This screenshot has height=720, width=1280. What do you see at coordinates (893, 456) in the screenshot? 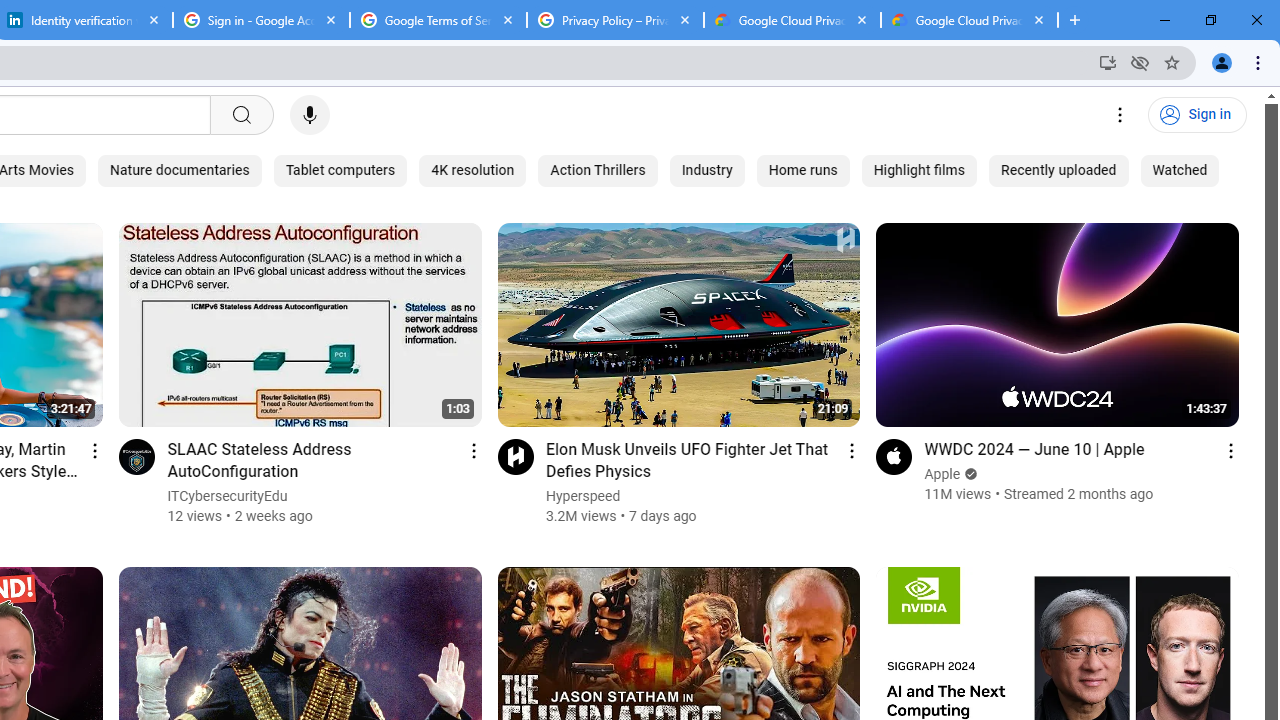
I see `'Go to channel'` at bounding box center [893, 456].